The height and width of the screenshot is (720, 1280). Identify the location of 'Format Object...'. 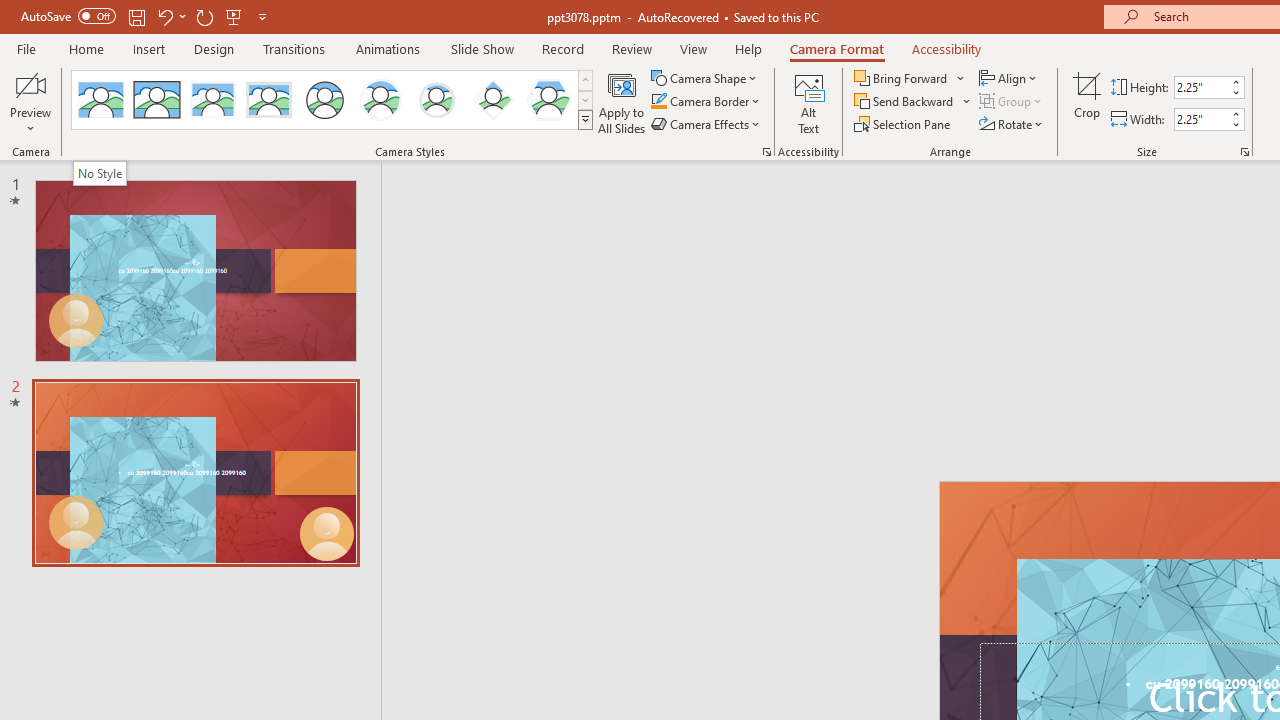
(765, 150).